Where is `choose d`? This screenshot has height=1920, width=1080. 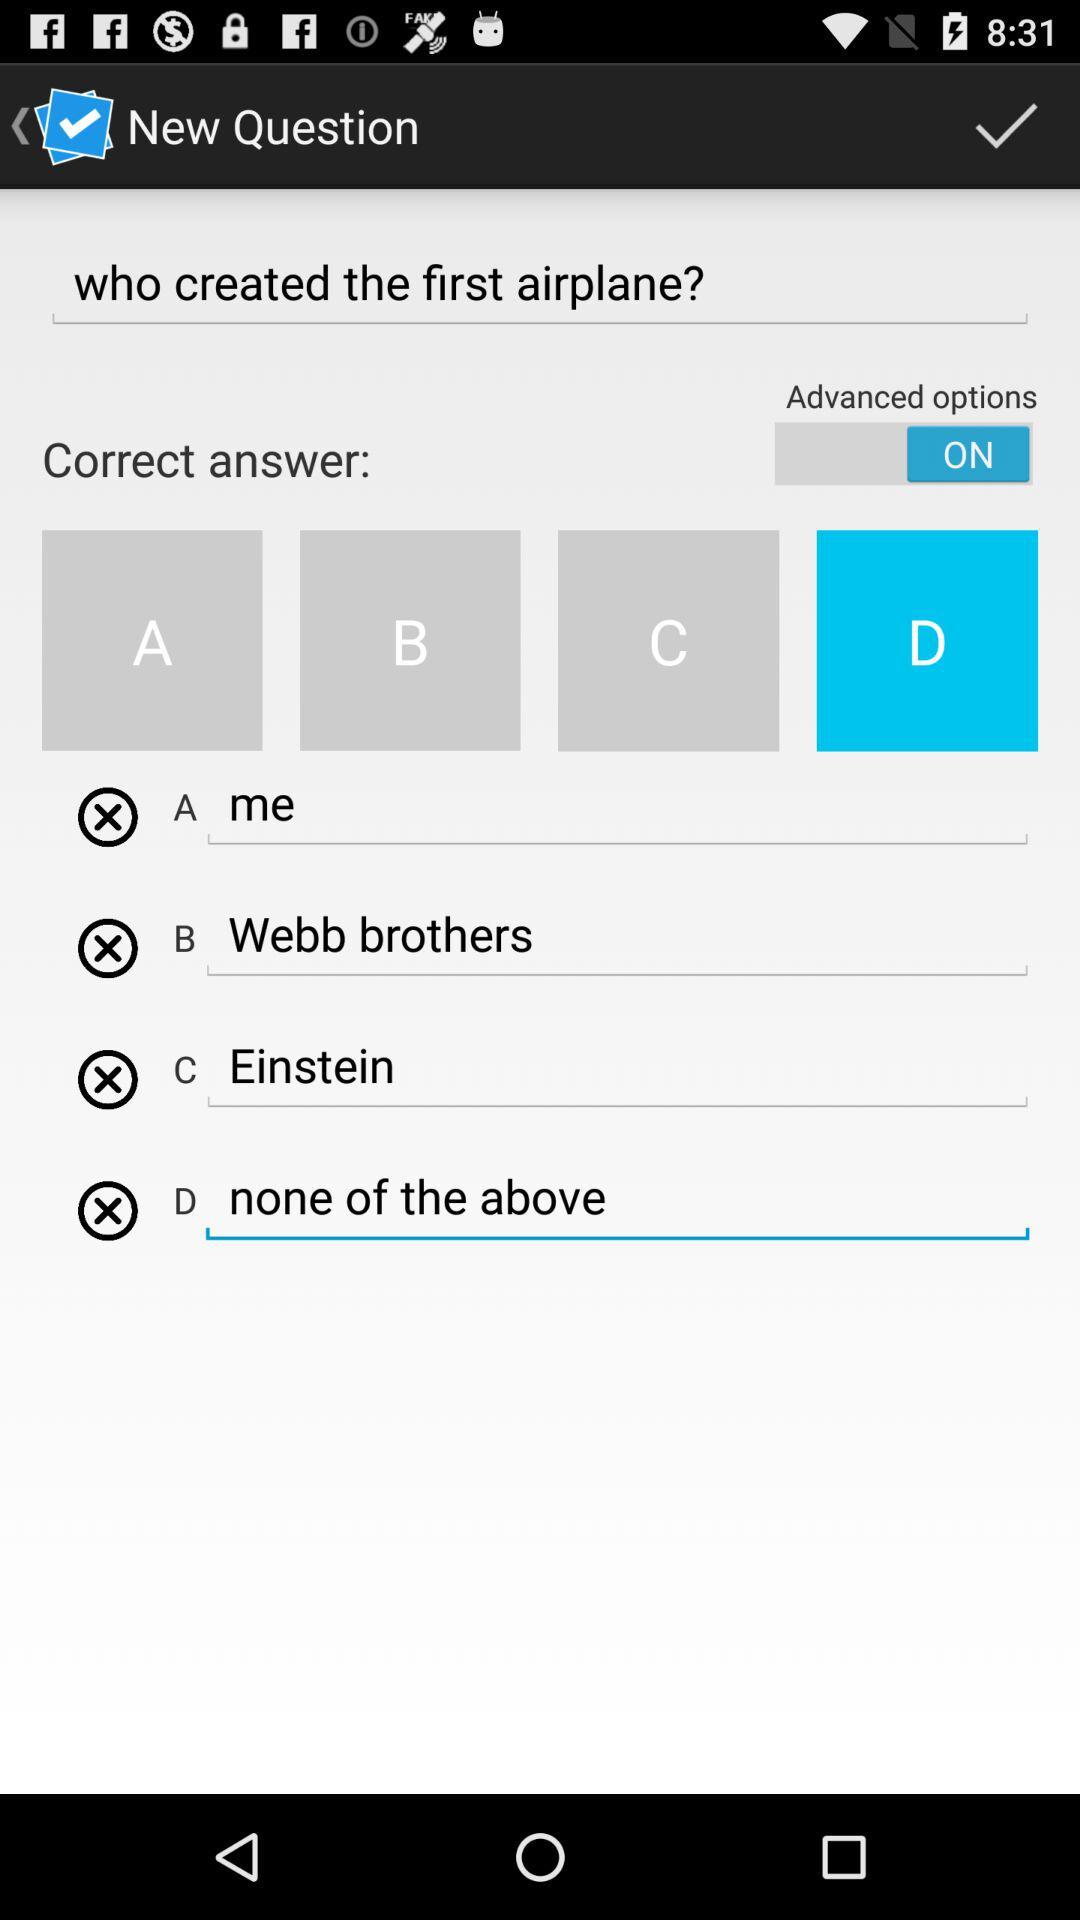 choose d is located at coordinates (107, 1209).